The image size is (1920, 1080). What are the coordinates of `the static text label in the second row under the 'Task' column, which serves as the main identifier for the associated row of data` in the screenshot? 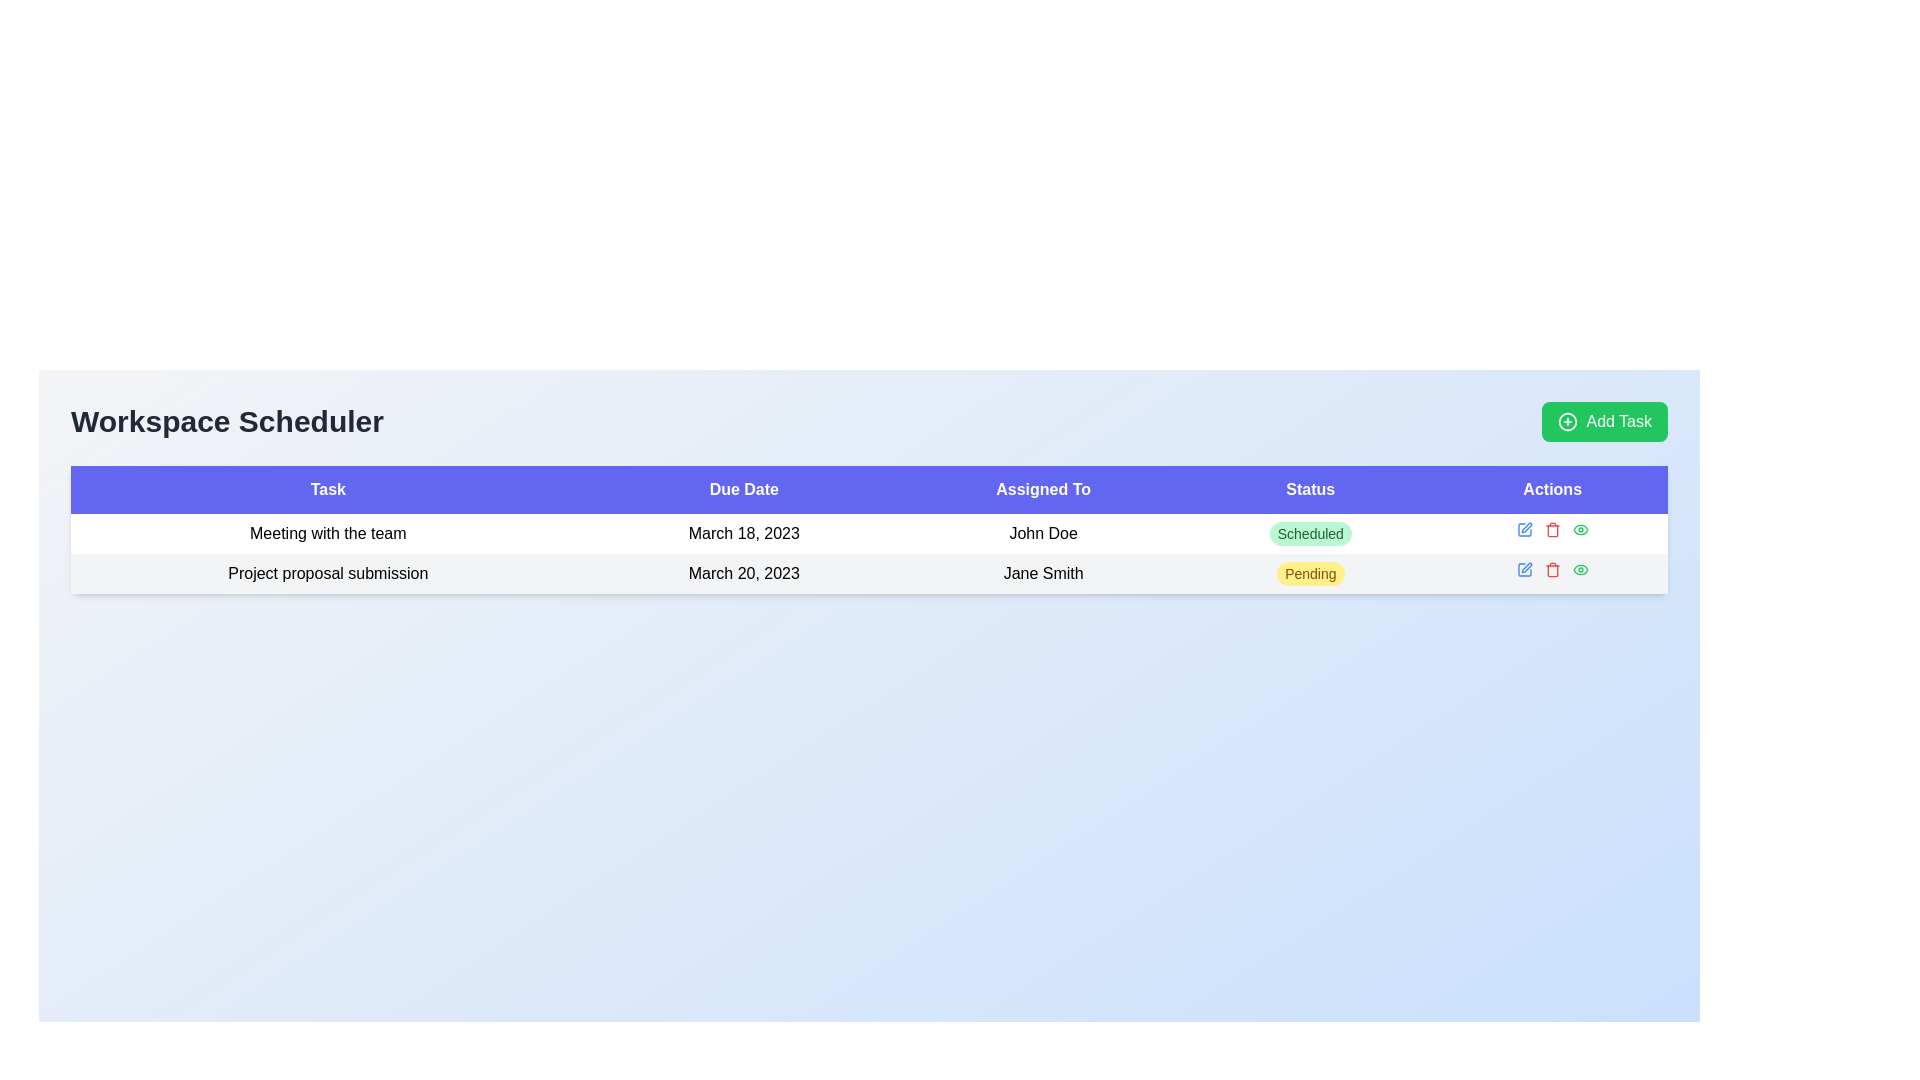 It's located at (328, 574).